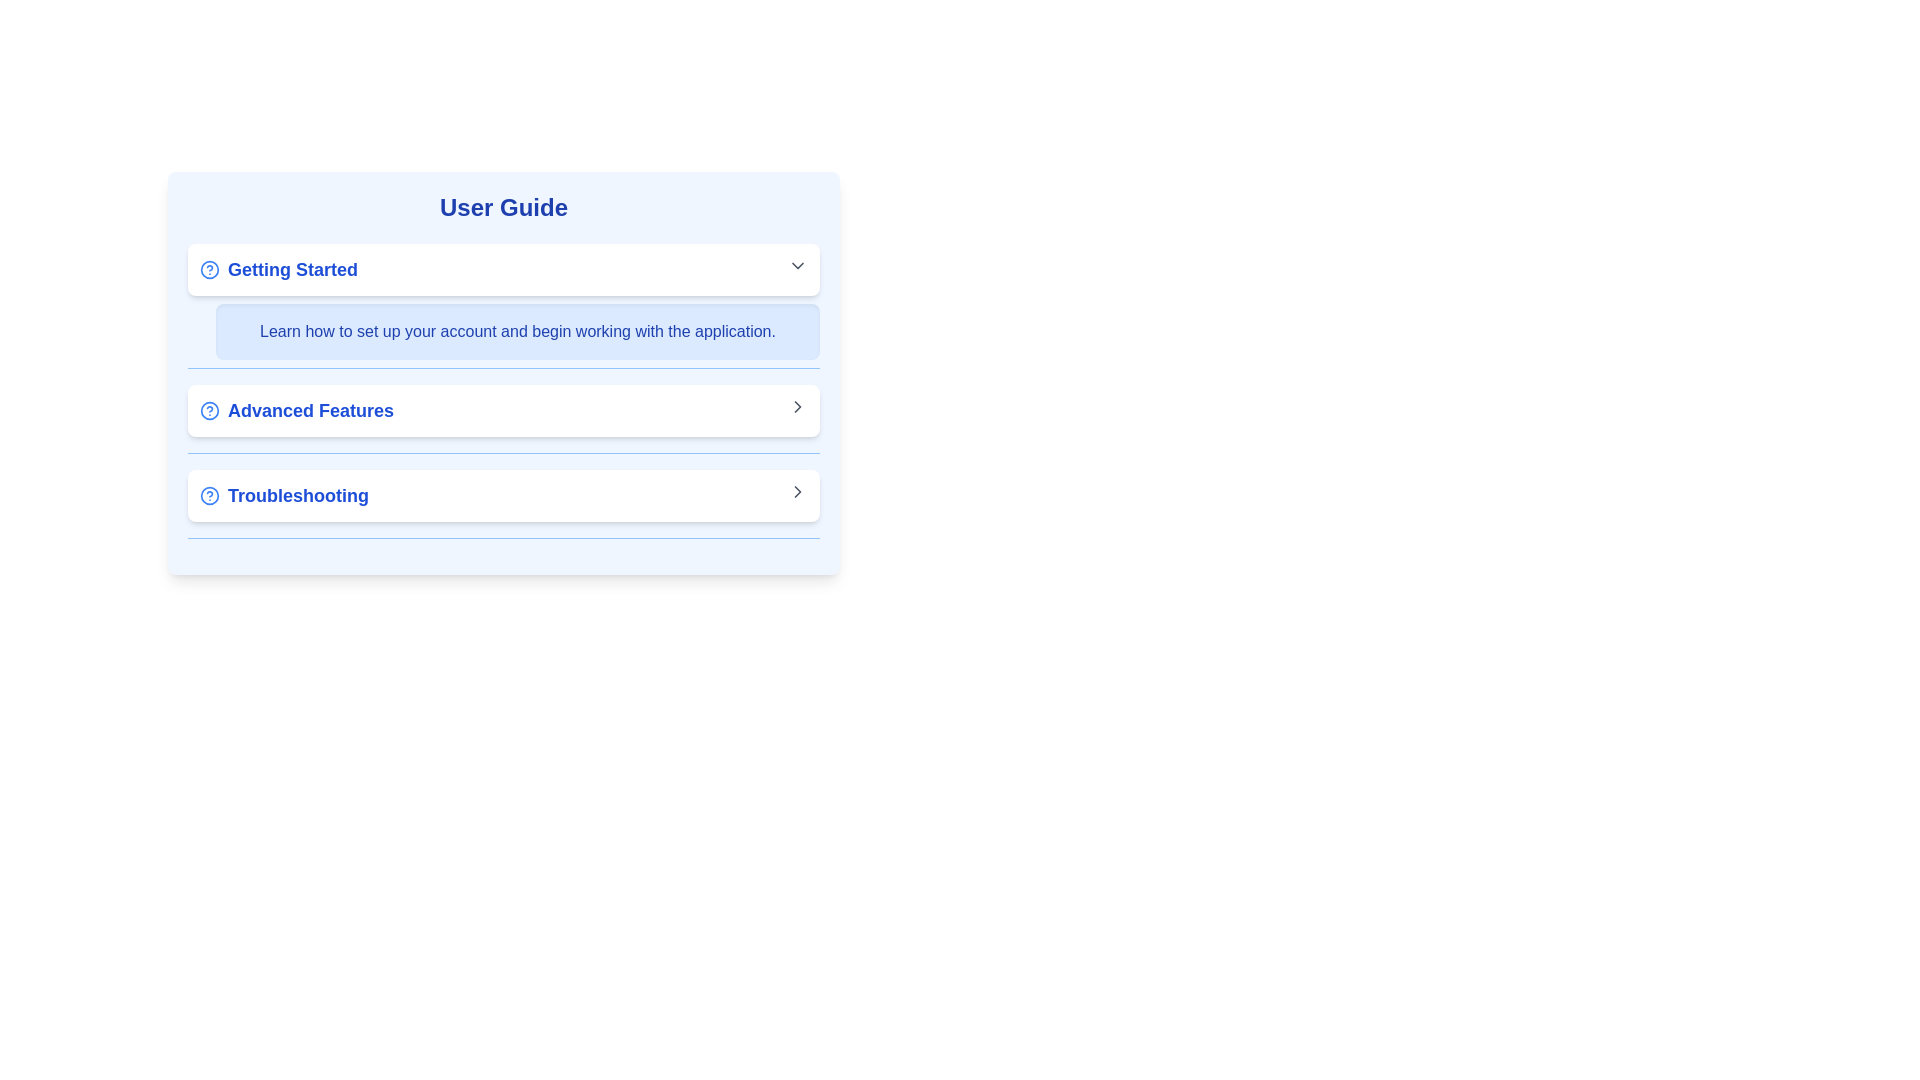 This screenshot has height=1080, width=1920. What do you see at coordinates (796, 406) in the screenshot?
I see `the right-facing chevron icon located on the right edge of the 'Advanced Features' section` at bounding box center [796, 406].